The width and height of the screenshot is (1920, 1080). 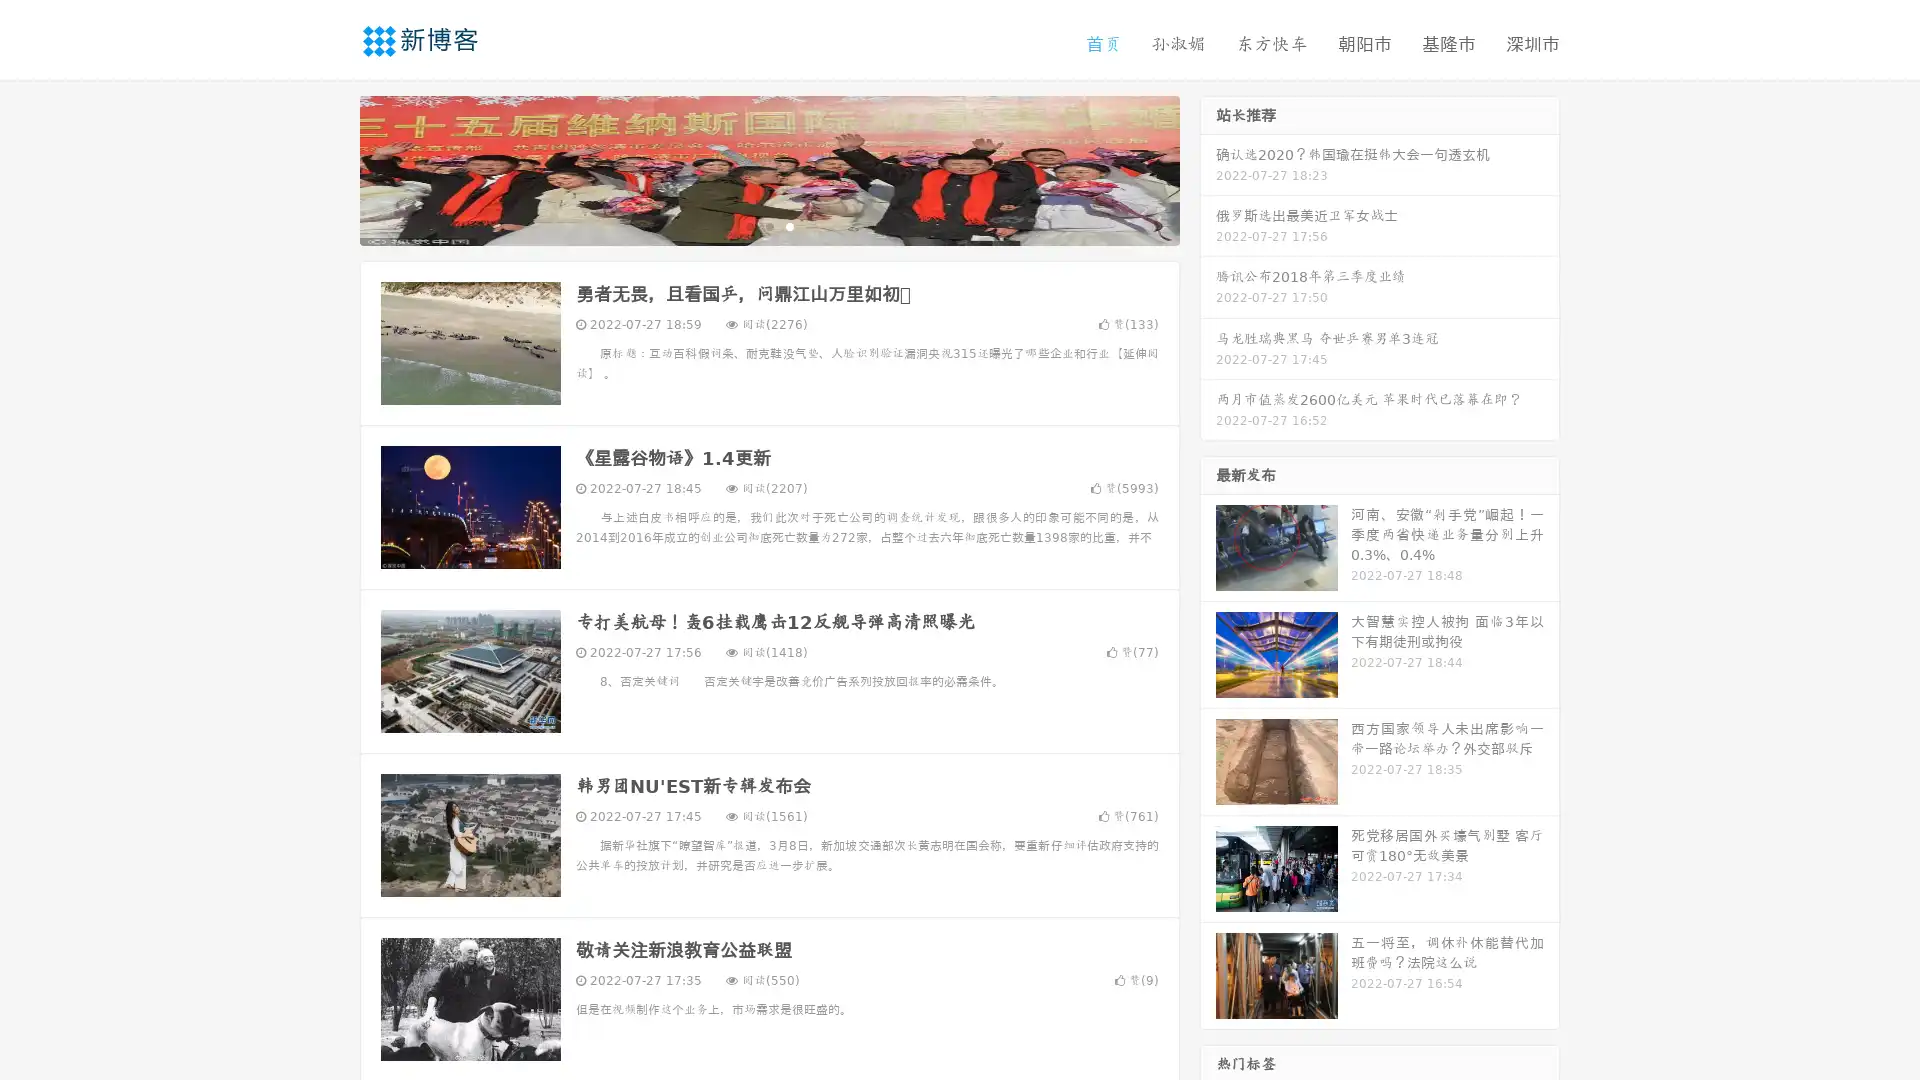 What do you see at coordinates (789, 225) in the screenshot?
I see `Go to slide 3` at bounding box center [789, 225].